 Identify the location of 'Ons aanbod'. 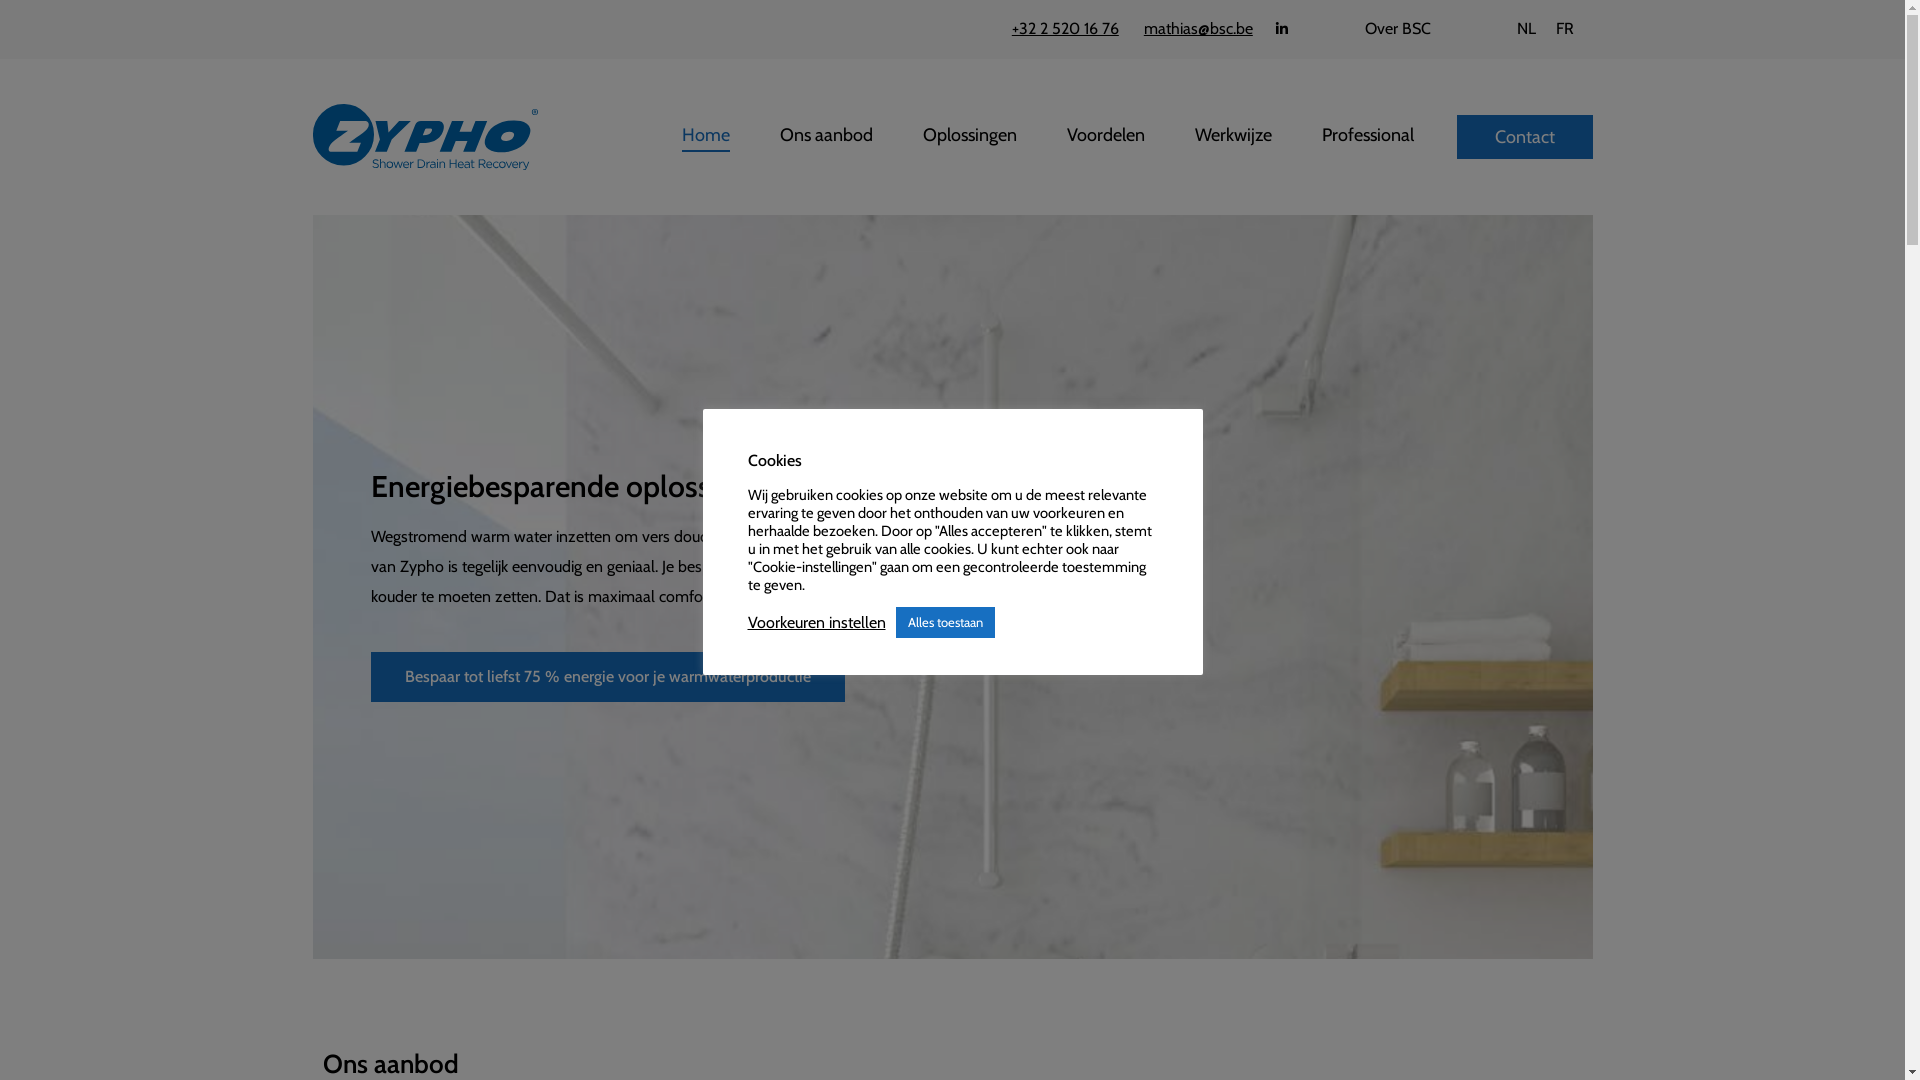
(825, 135).